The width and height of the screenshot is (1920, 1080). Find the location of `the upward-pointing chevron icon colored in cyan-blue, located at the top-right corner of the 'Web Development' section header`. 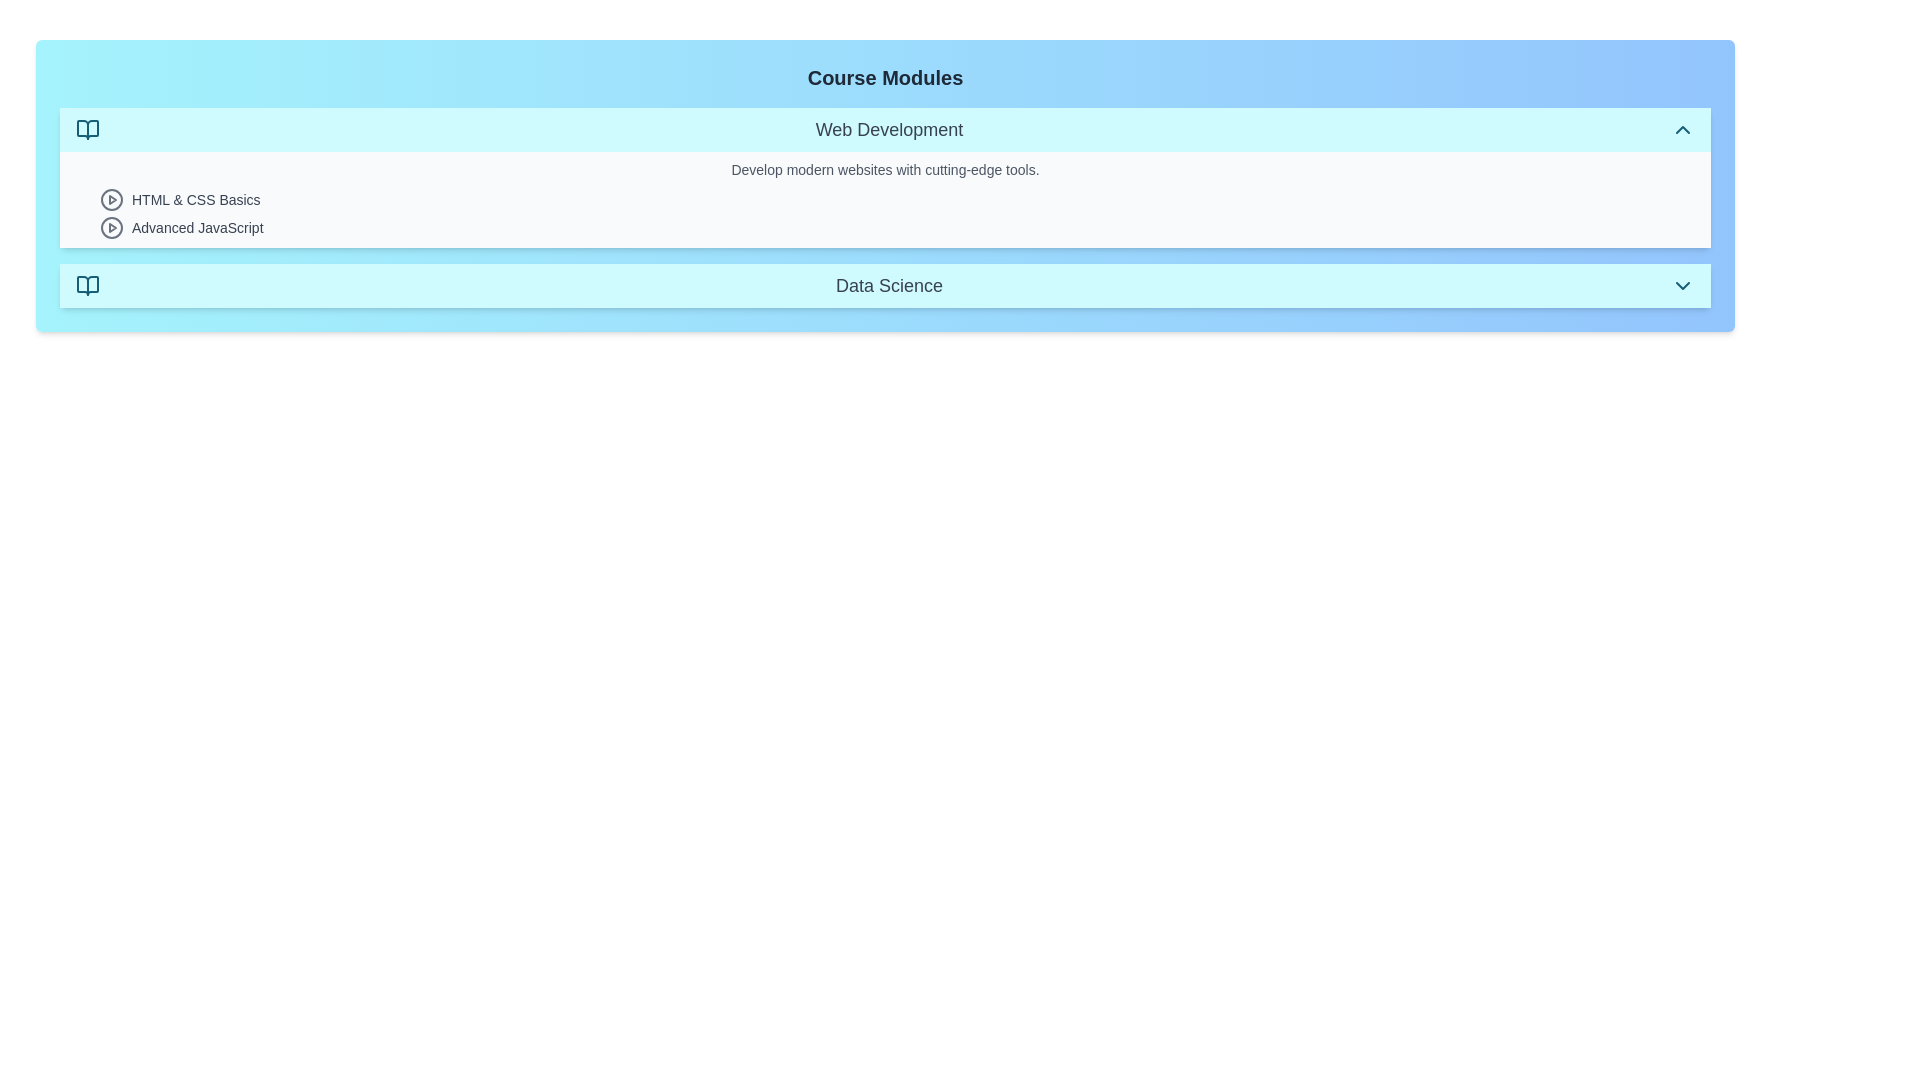

the upward-pointing chevron icon colored in cyan-blue, located at the top-right corner of the 'Web Development' section header is located at coordinates (1682, 130).